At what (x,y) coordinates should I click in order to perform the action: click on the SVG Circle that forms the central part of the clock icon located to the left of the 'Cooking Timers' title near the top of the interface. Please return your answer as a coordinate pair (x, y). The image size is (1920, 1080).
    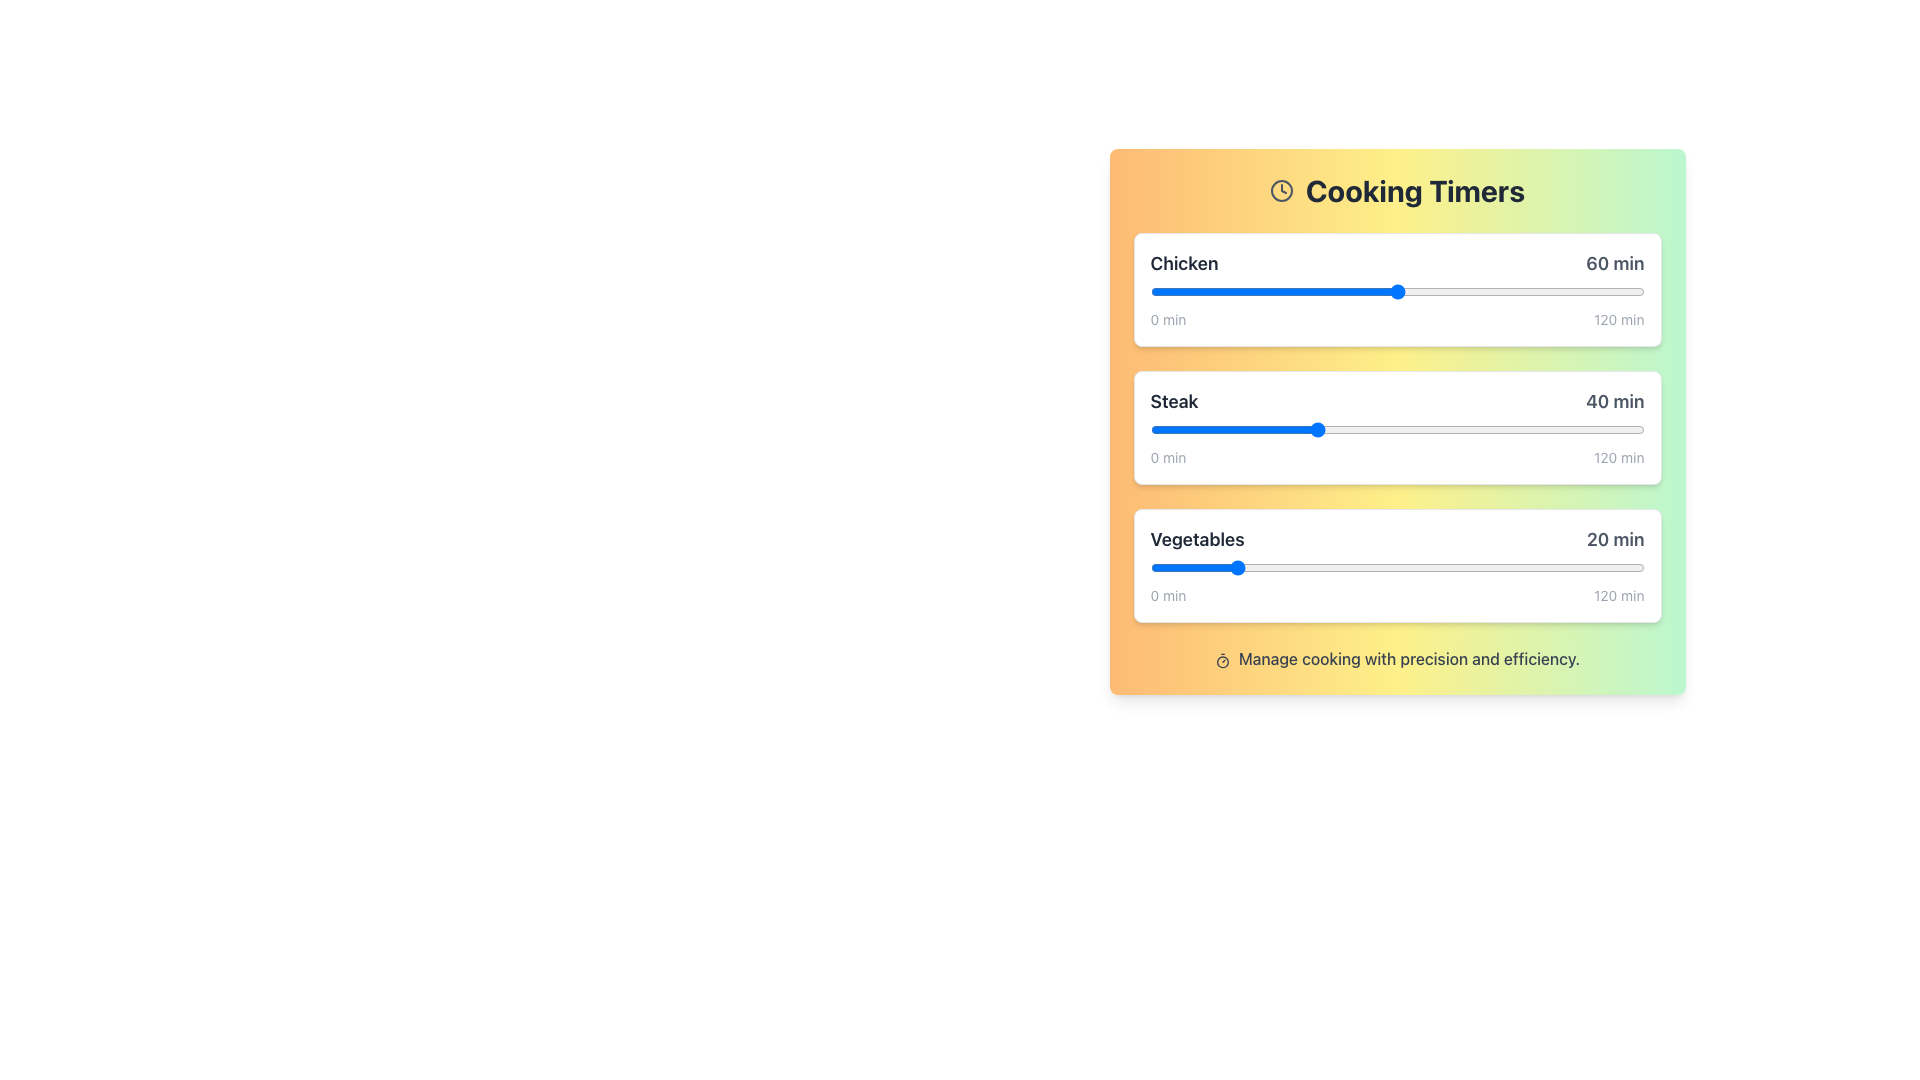
    Looking at the image, I should click on (1281, 191).